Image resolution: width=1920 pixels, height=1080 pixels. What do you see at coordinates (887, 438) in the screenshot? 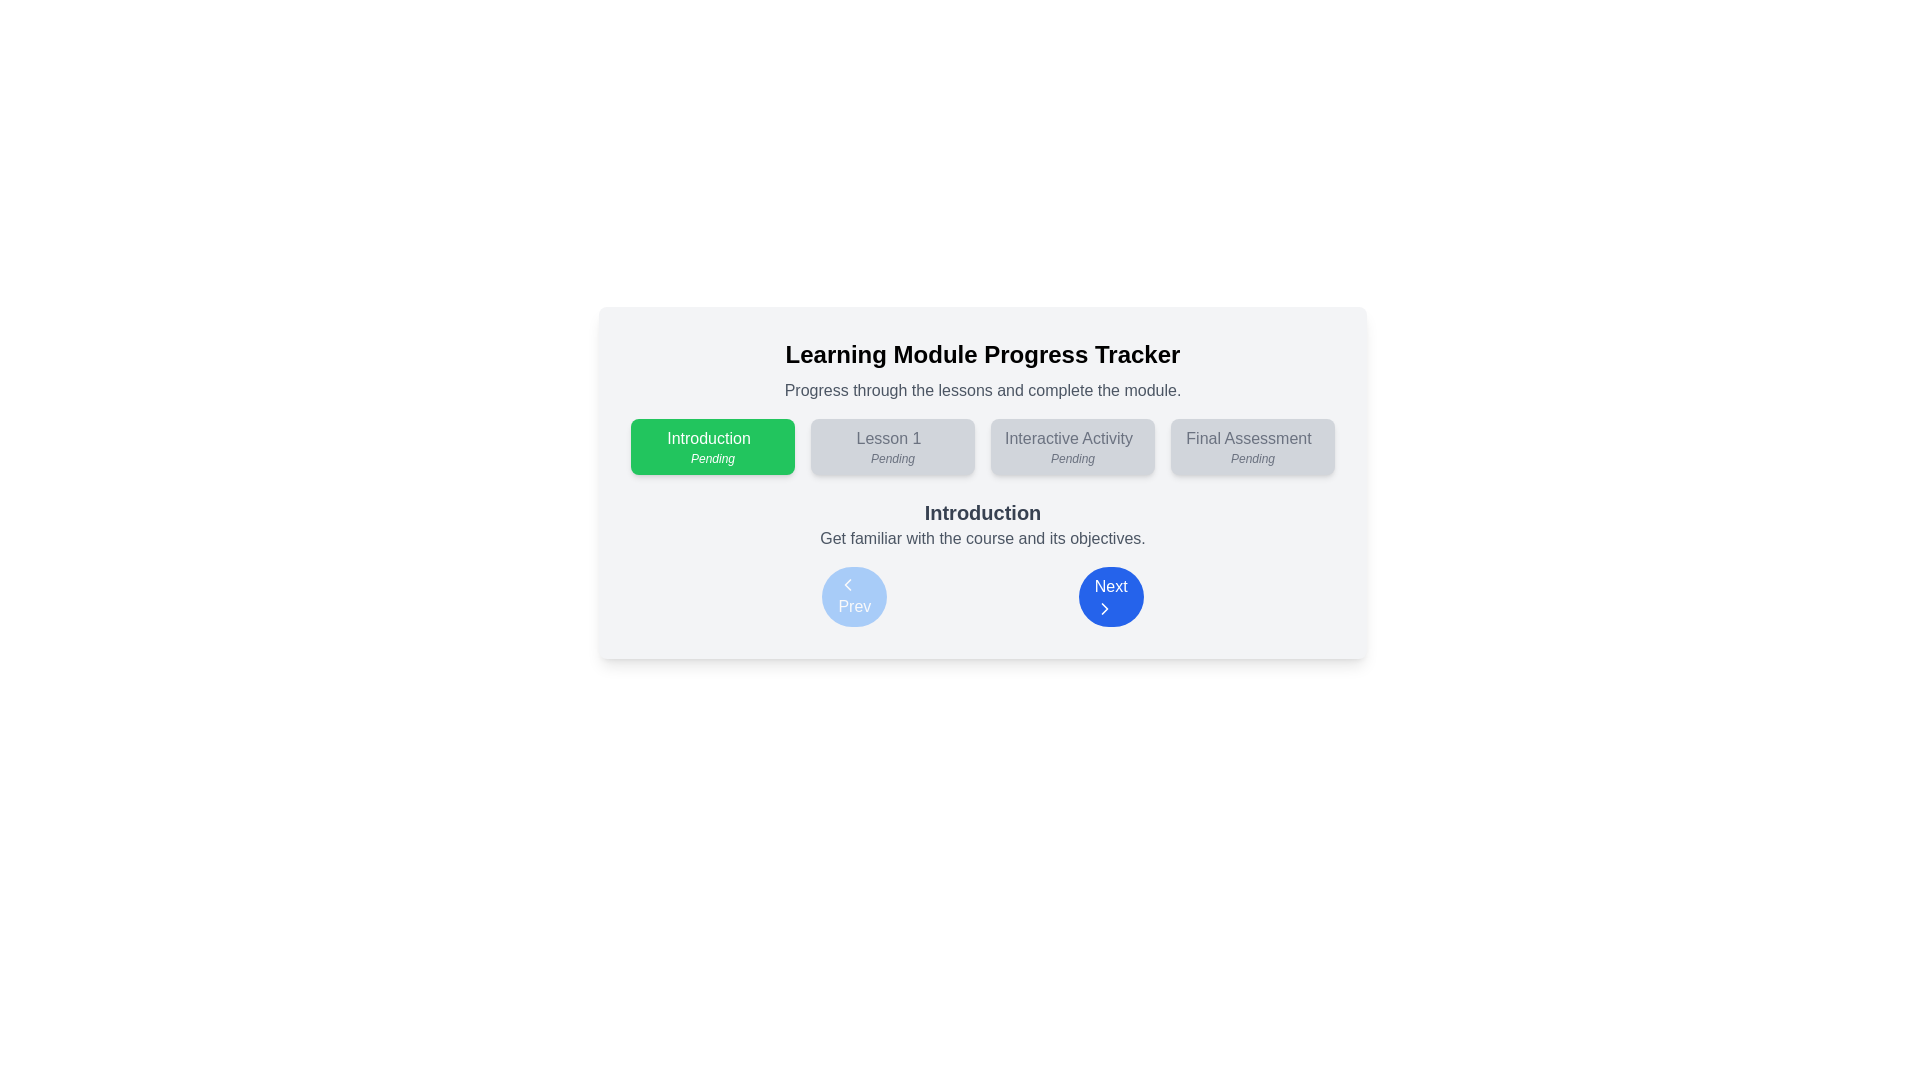
I see `the step` at bounding box center [887, 438].